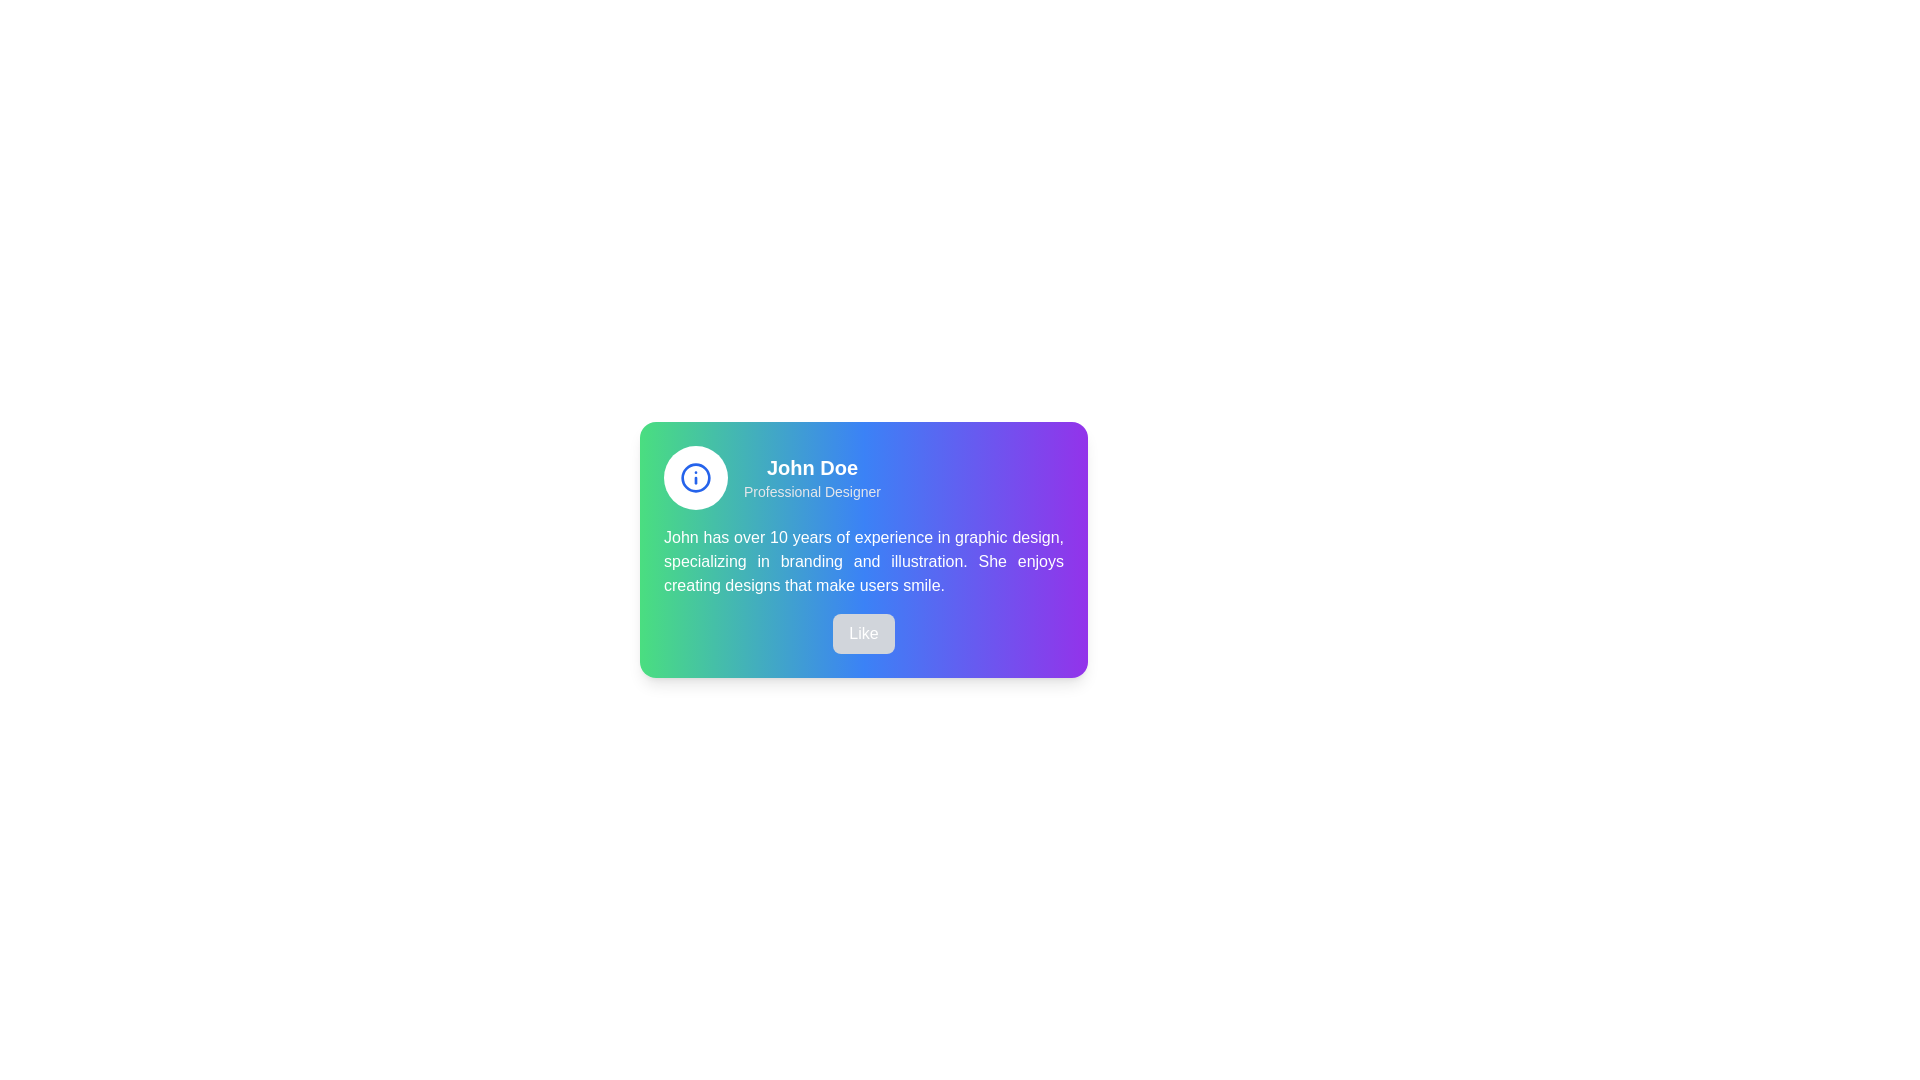 This screenshot has height=1080, width=1920. What do you see at coordinates (696, 478) in the screenshot?
I see `the help icon located within the white circular background at the top left of the profile card` at bounding box center [696, 478].